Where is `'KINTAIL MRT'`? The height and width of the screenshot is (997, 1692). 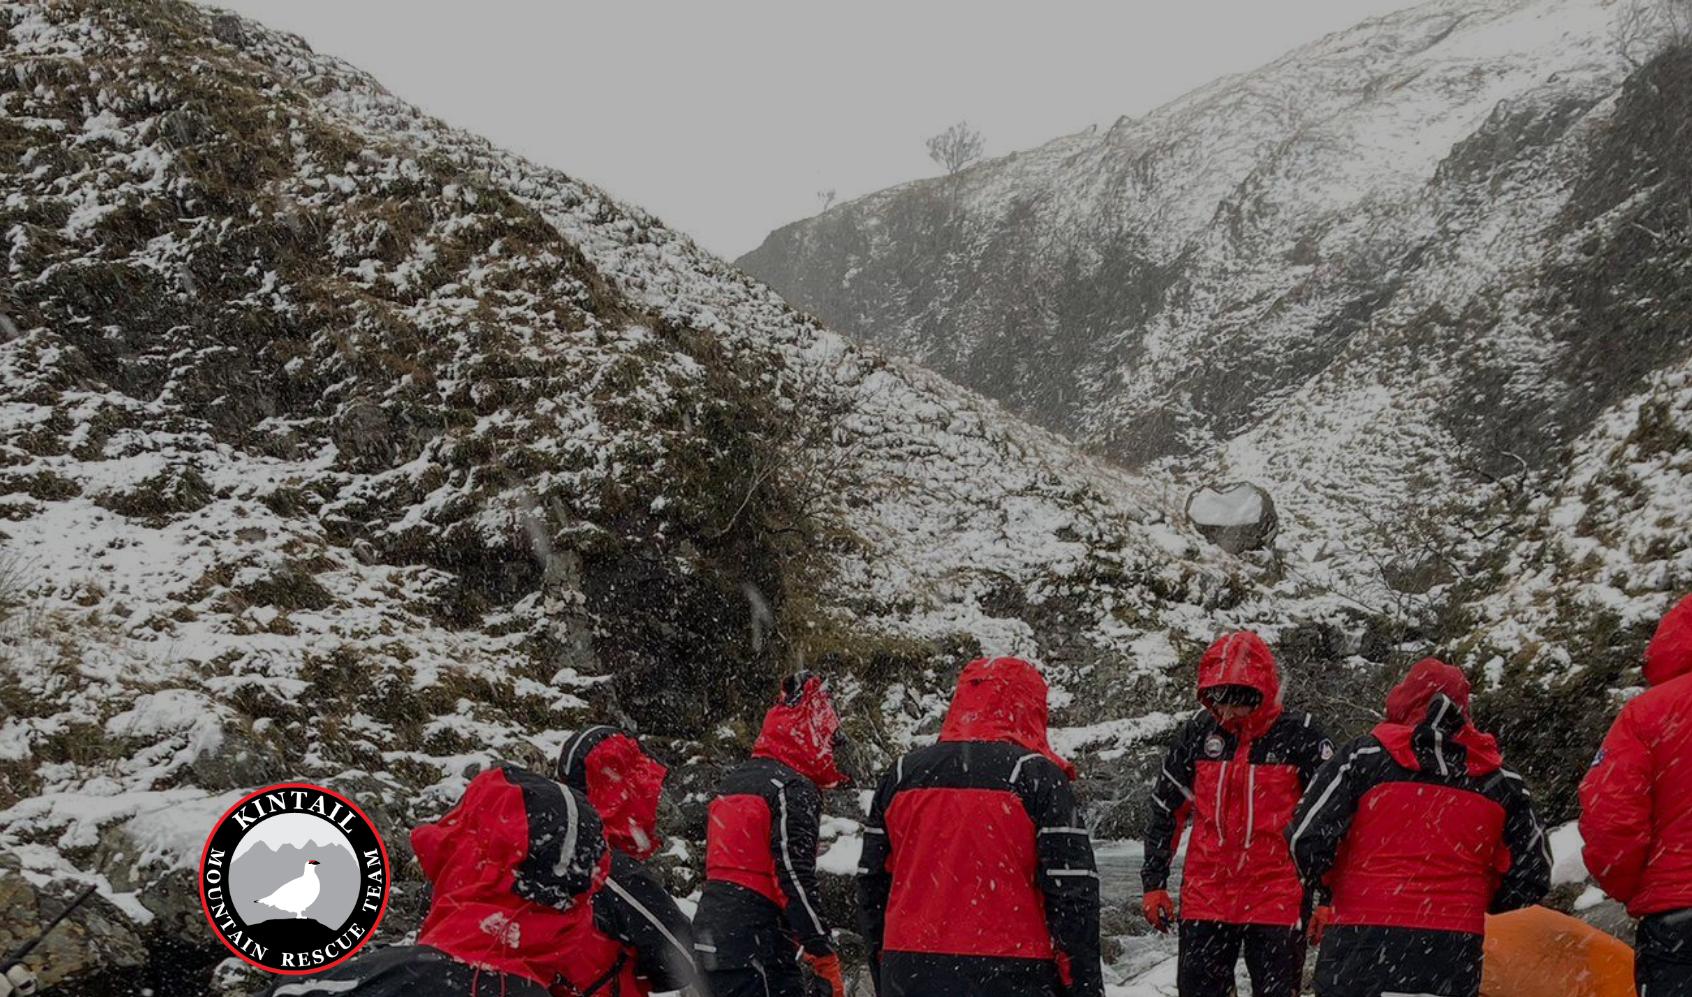
'KINTAIL MRT' is located at coordinates (196, 33).